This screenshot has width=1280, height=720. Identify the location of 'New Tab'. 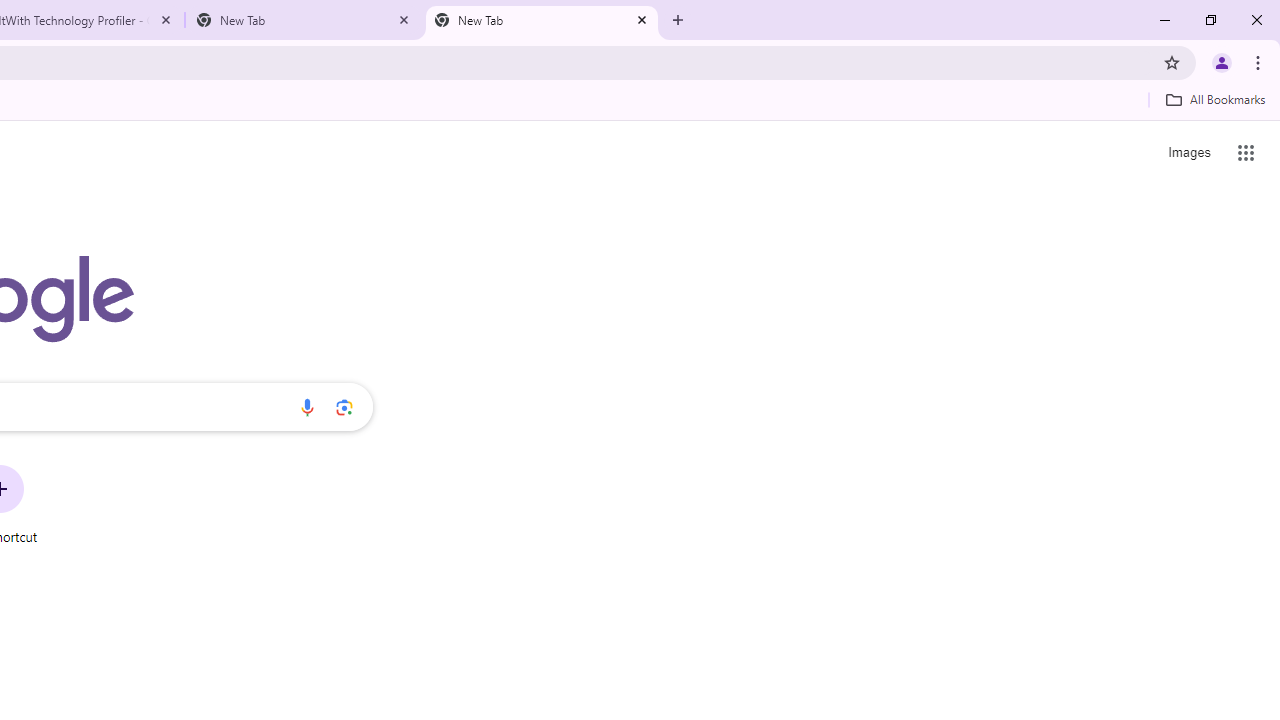
(303, 20).